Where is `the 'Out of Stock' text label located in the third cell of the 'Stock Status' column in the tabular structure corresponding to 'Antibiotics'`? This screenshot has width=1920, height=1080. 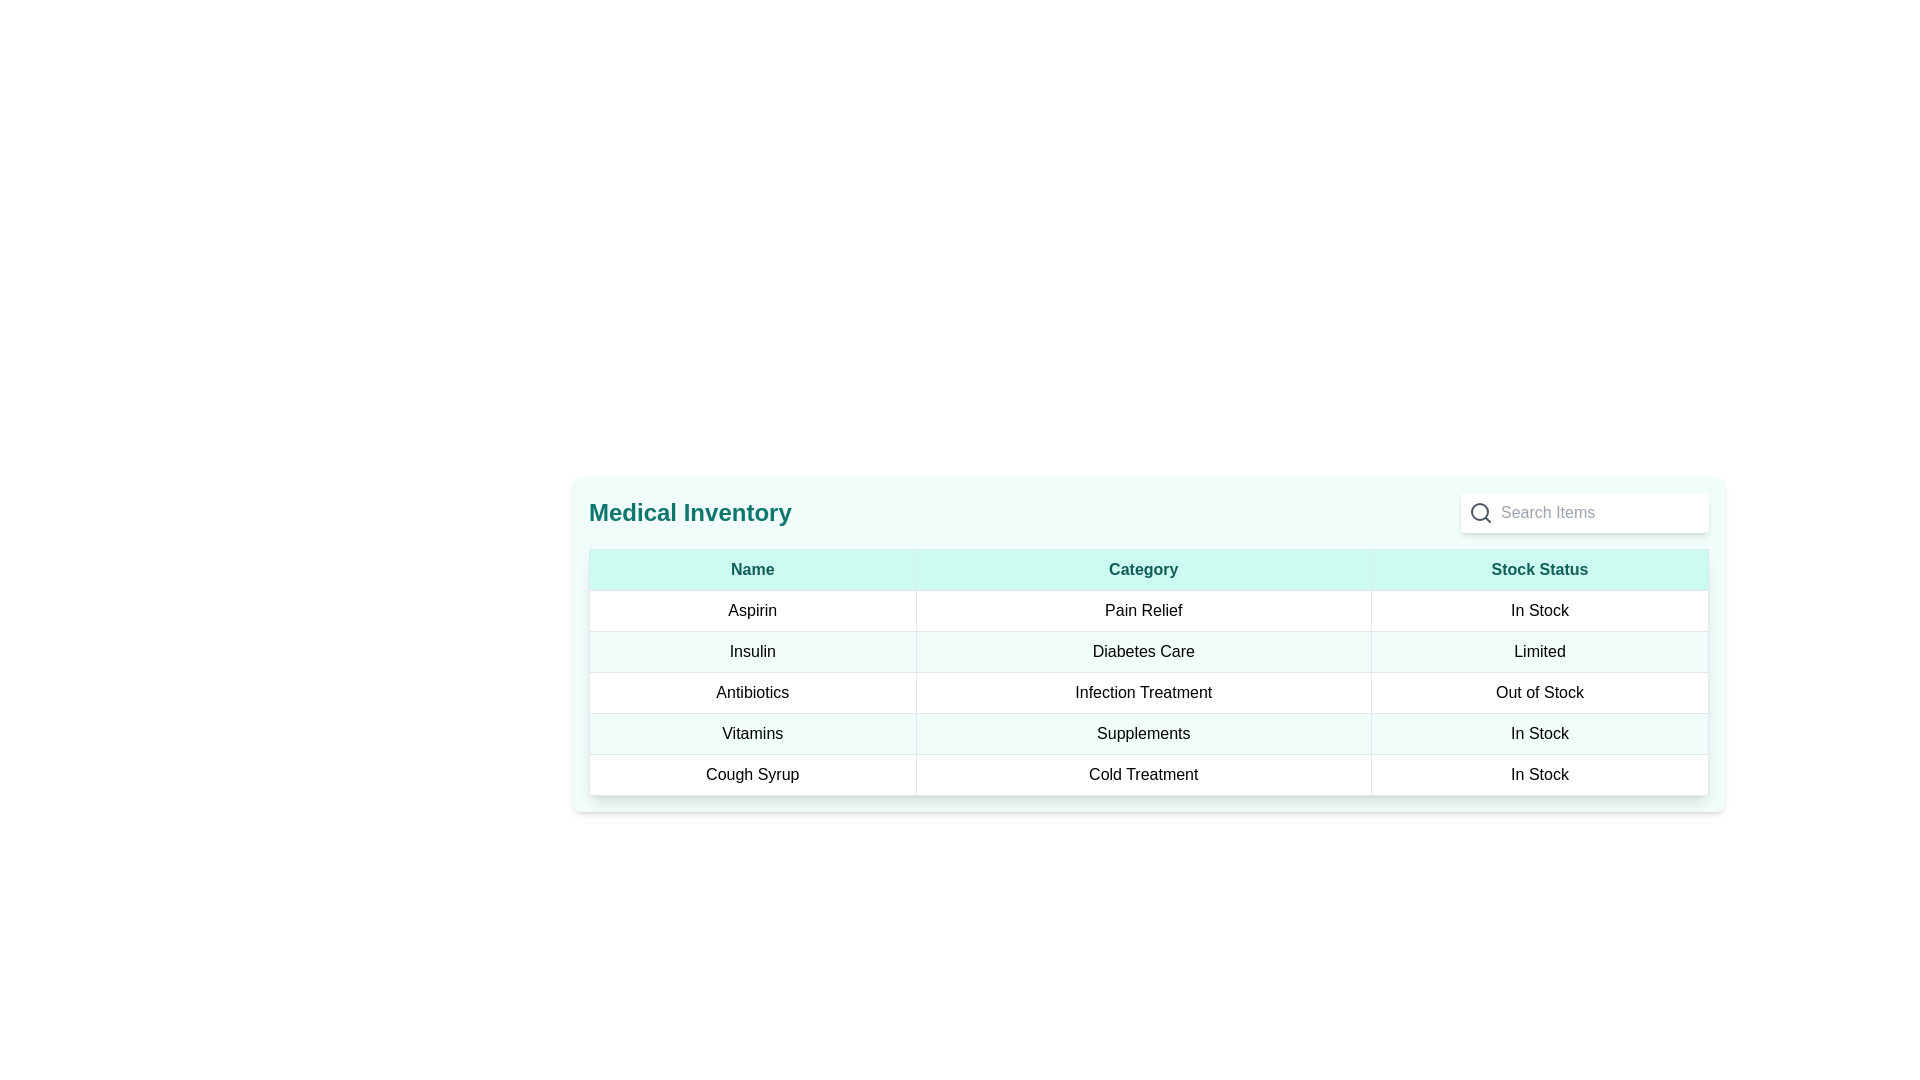 the 'Out of Stock' text label located in the third cell of the 'Stock Status' column in the tabular structure corresponding to 'Antibiotics' is located at coordinates (1539, 692).